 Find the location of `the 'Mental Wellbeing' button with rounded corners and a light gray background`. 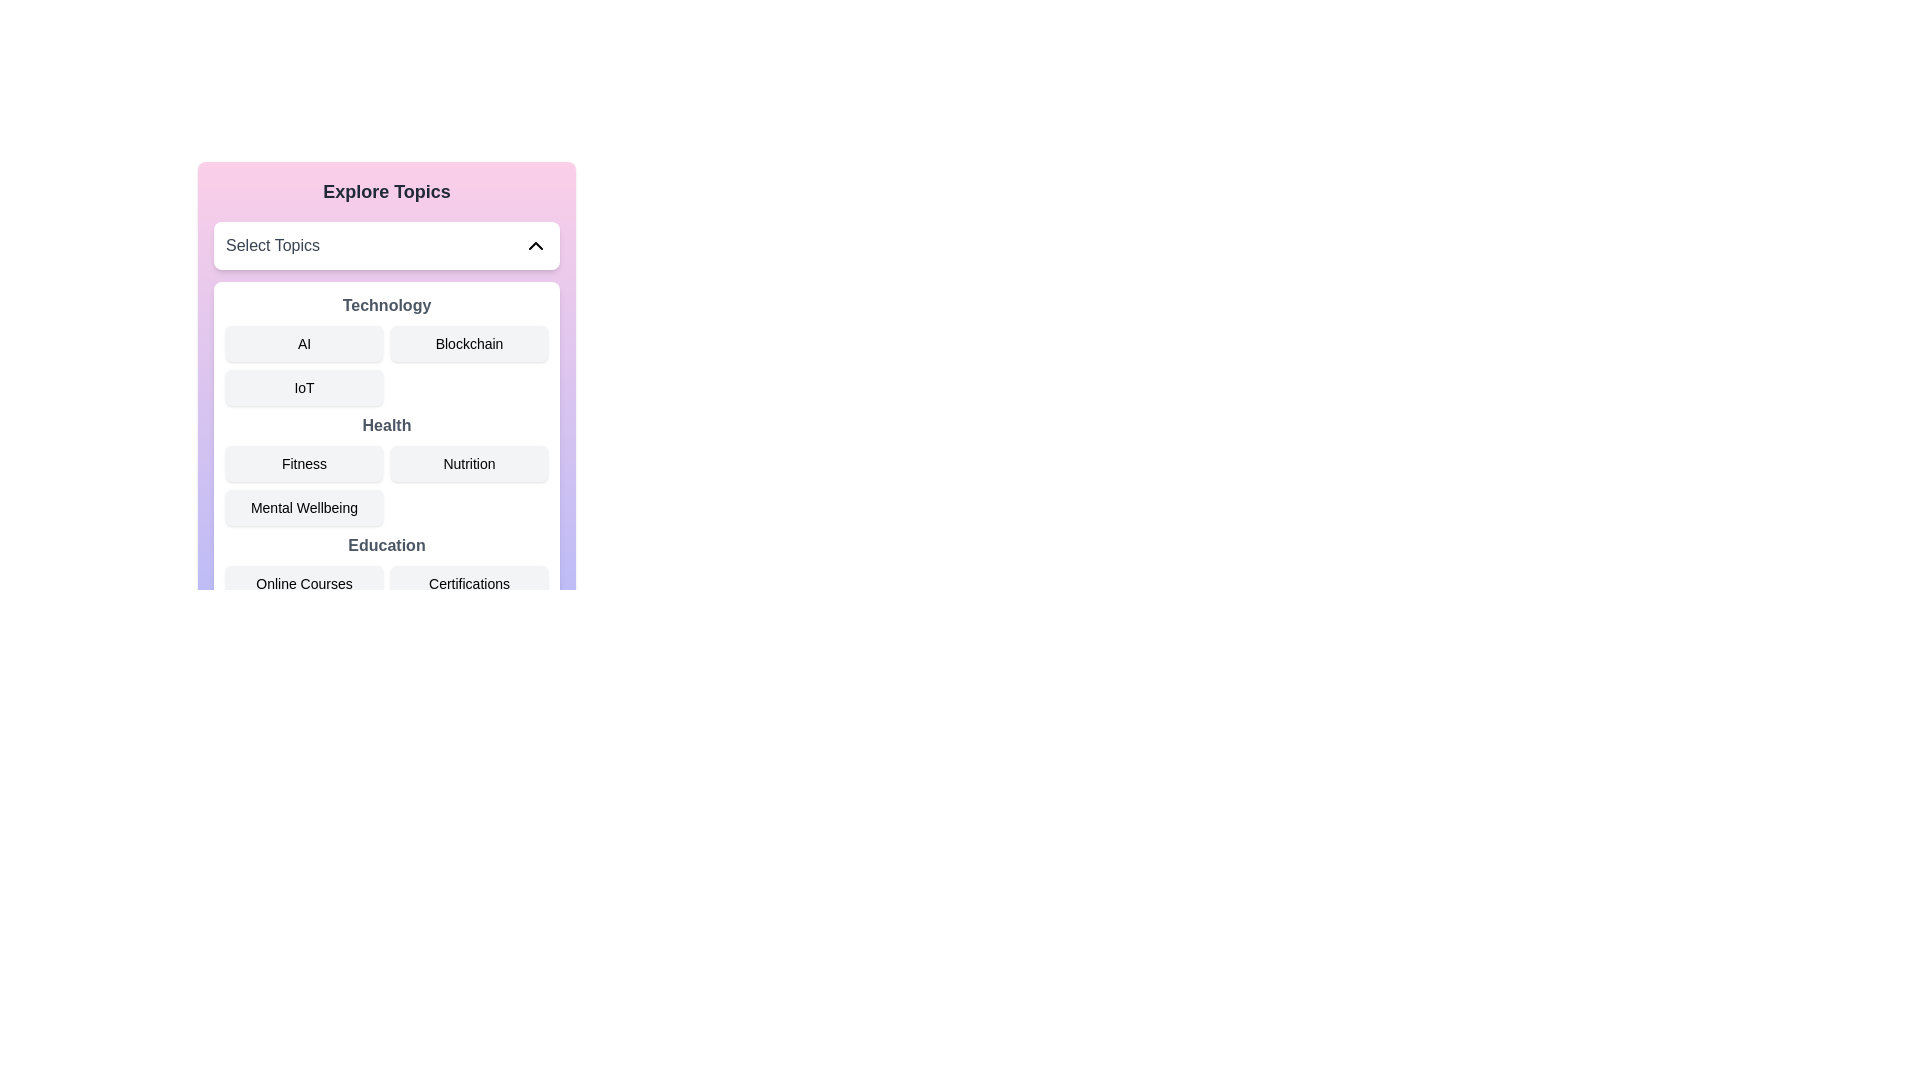

the 'Mental Wellbeing' button with rounded corners and a light gray background is located at coordinates (303, 507).